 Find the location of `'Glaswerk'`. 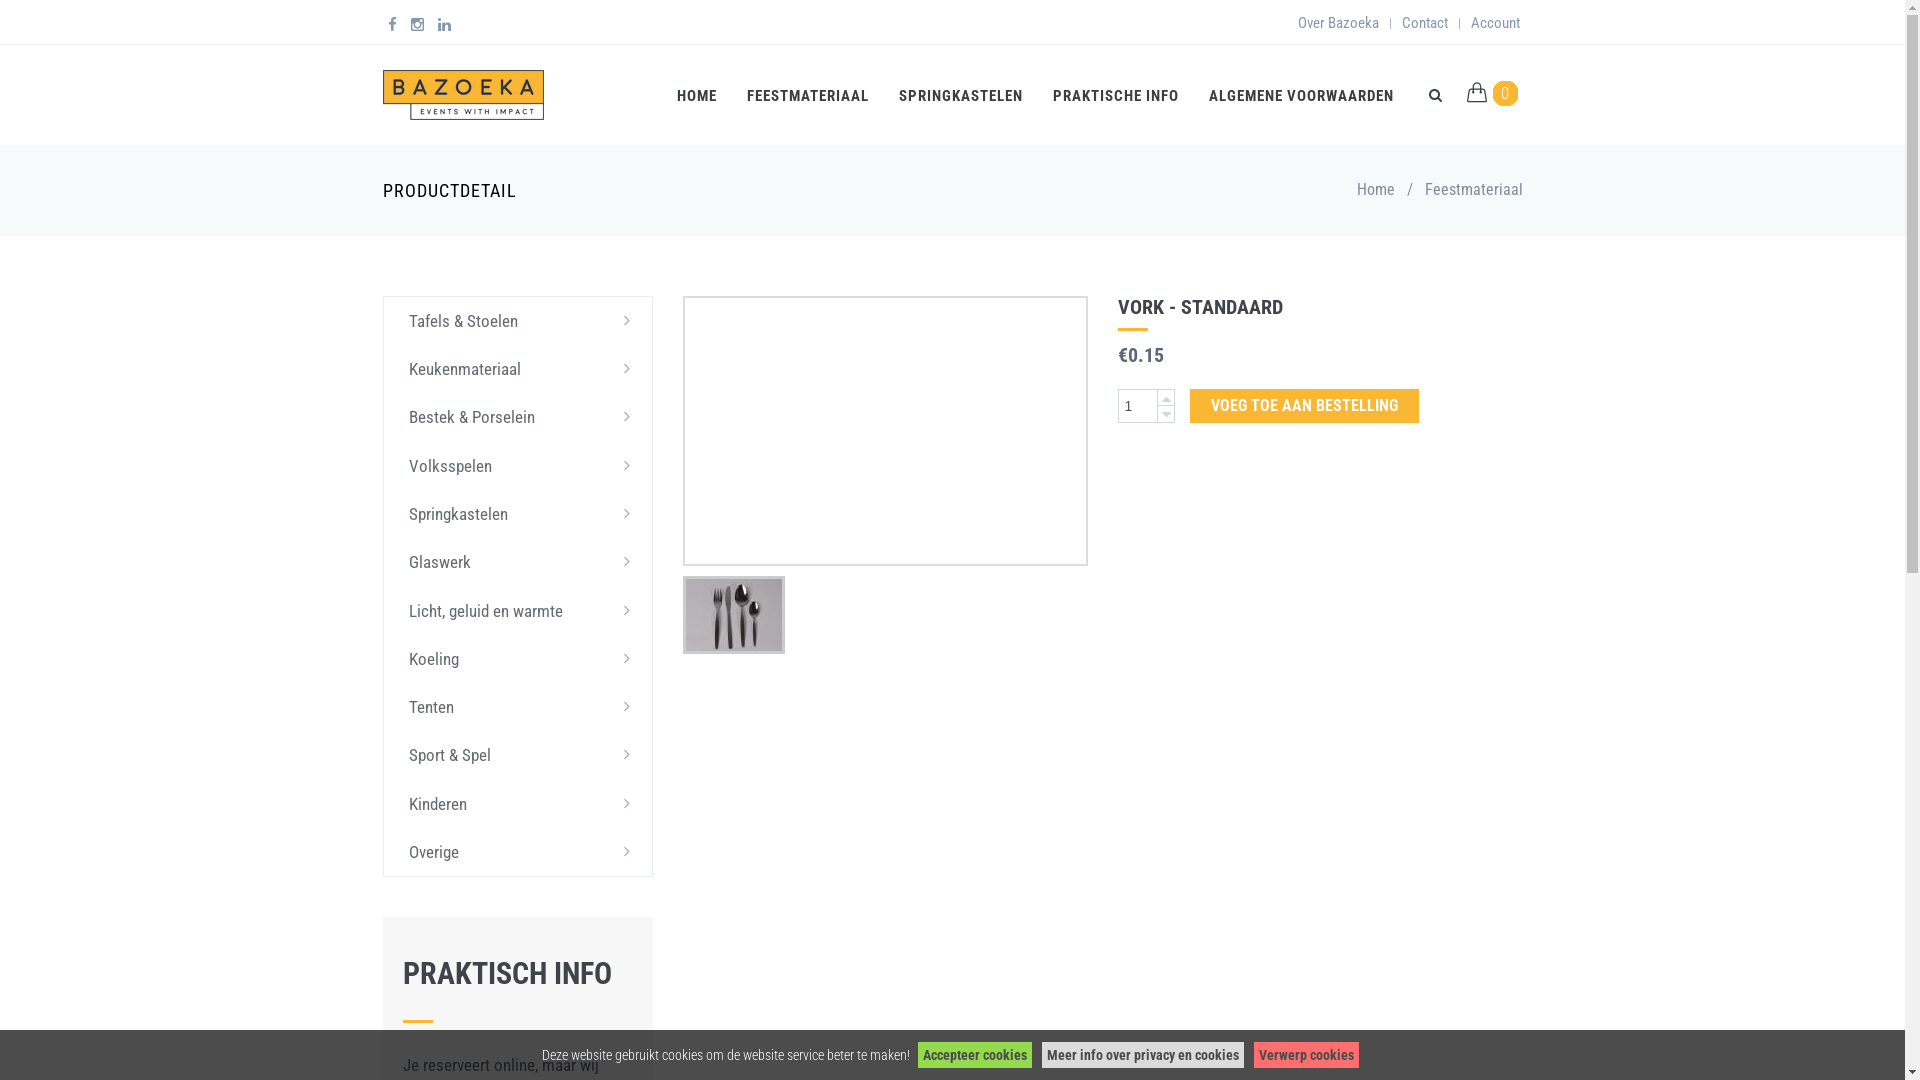

'Glaswerk' is located at coordinates (518, 562).